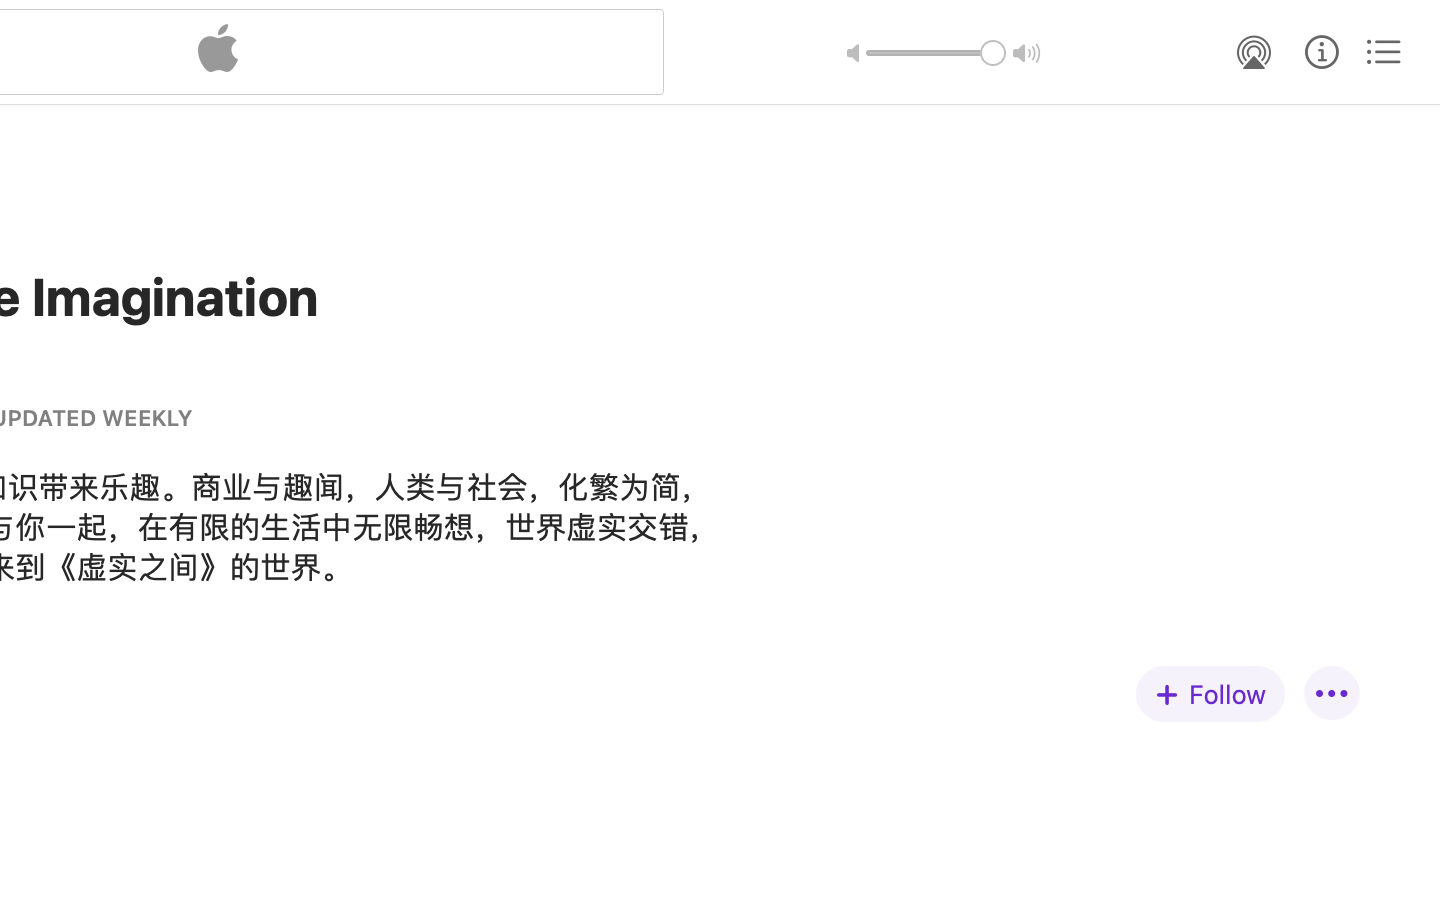 This screenshot has height=900, width=1440. Describe the element at coordinates (936, 52) in the screenshot. I see `'1.0'` at that location.